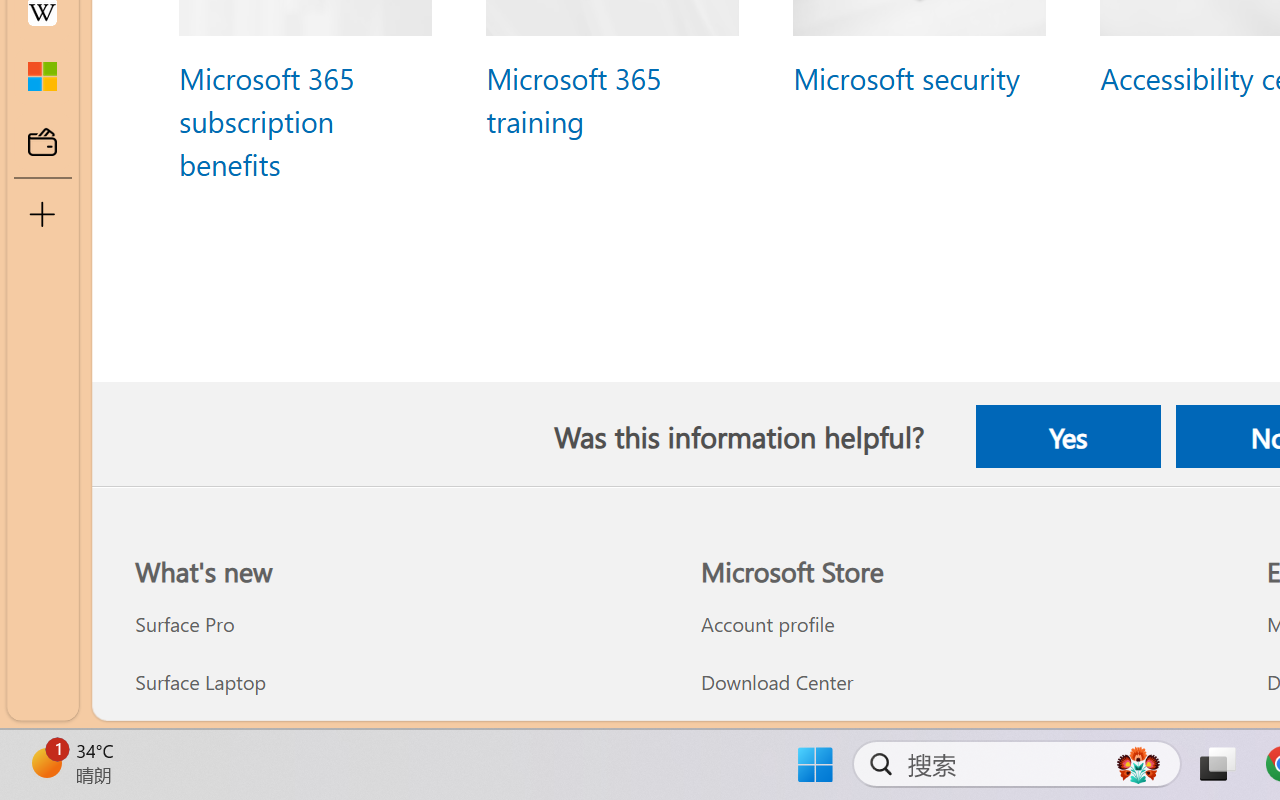 The image size is (1280, 800). What do you see at coordinates (766, 624) in the screenshot?
I see `'Account profile Microsoft Store'` at bounding box center [766, 624].